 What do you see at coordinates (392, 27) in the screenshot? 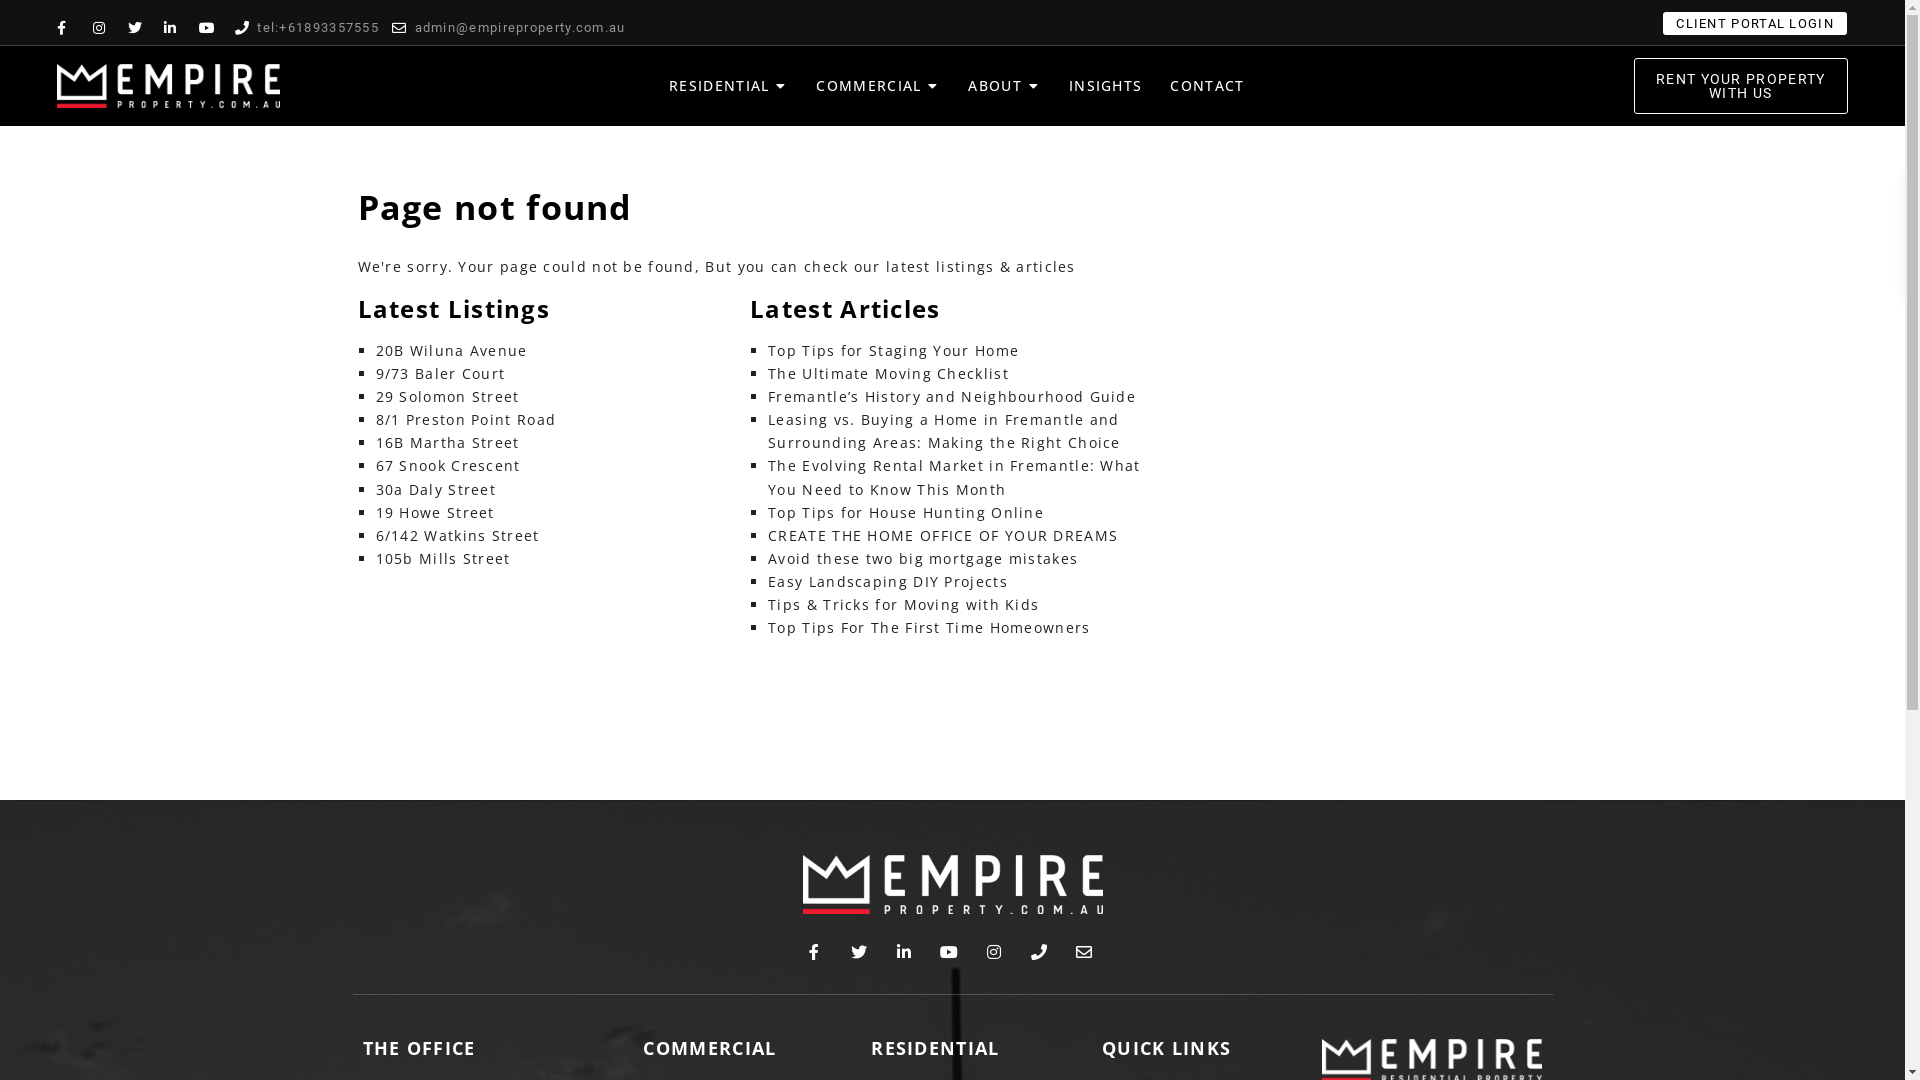
I see `'admin@empireproperty.com.au'` at bounding box center [392, 27].